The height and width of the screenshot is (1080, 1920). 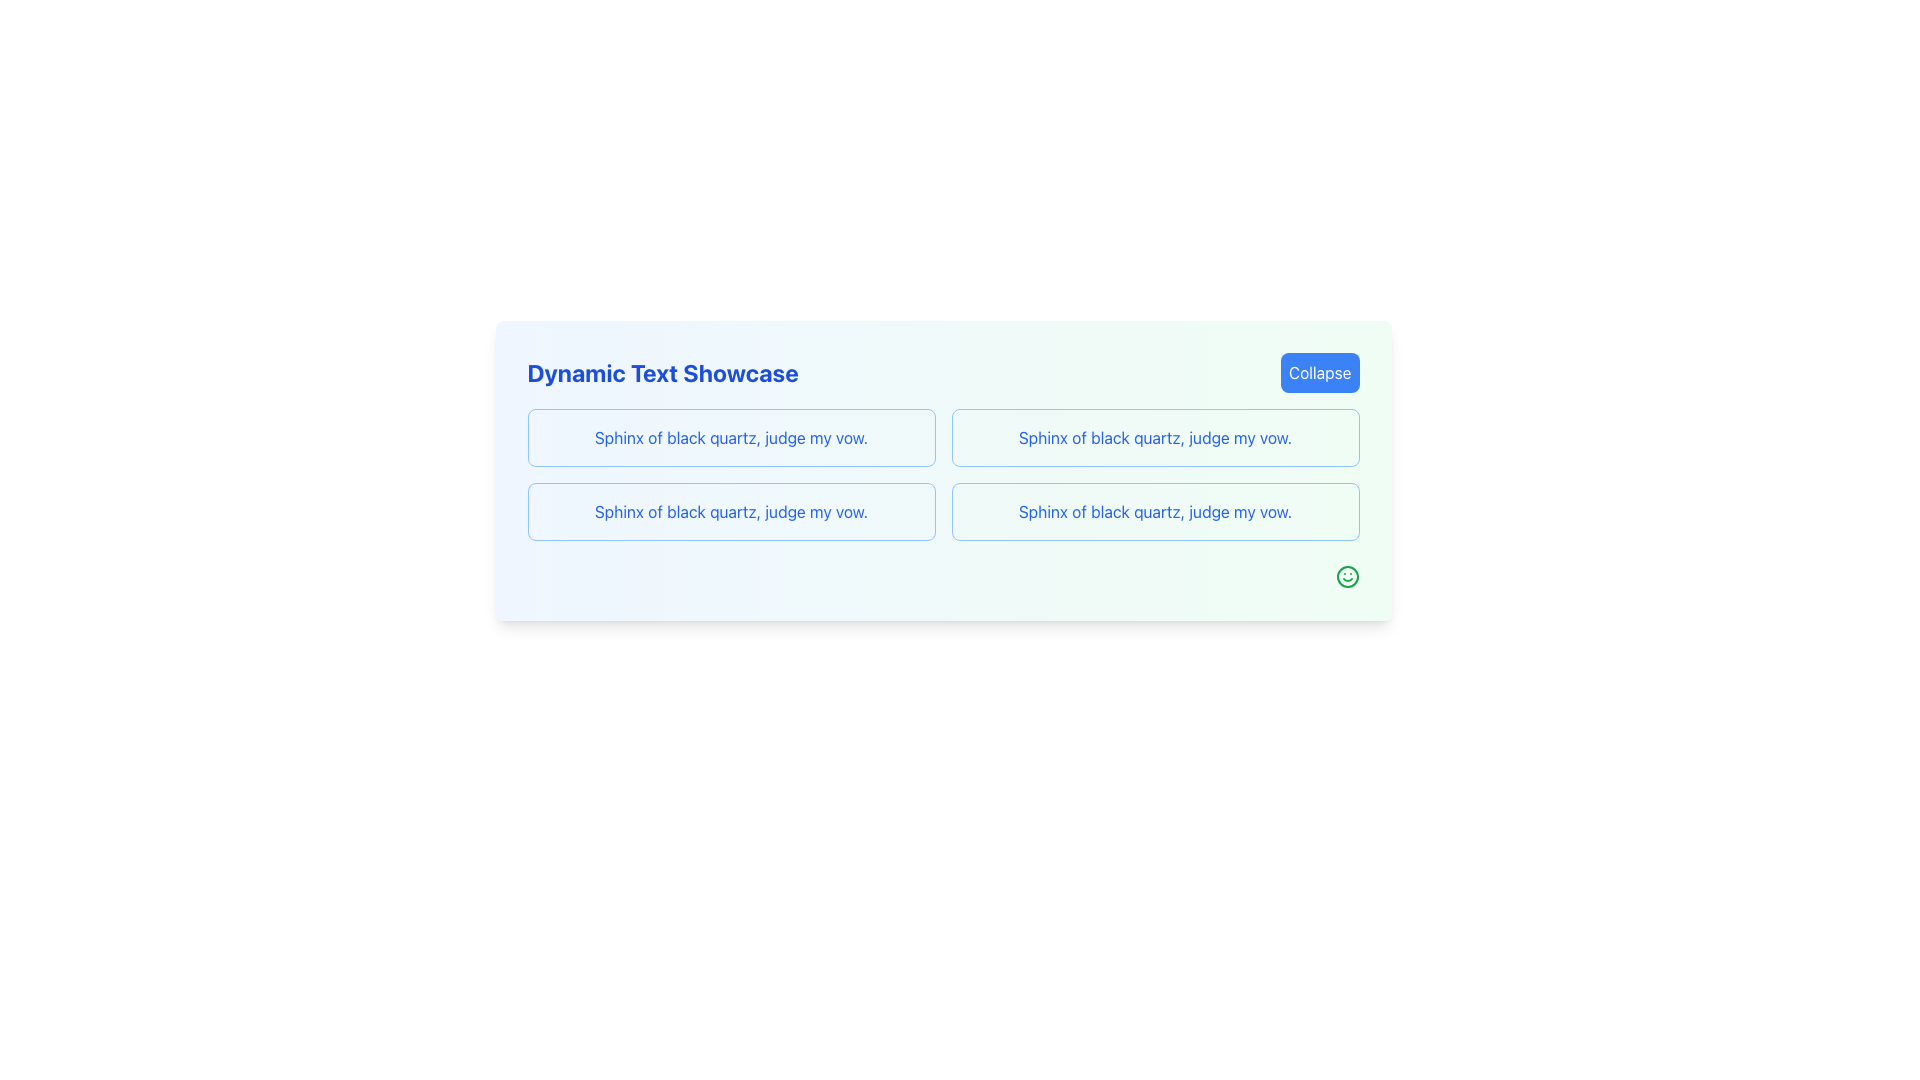 I want to click on the text block that reads 'Sphinx of black quartz, judge my vow.' styled in bold blue font with a blue border, located in the bottom-right position of a 2x2 grid layout, so click(x=1155, y=511).